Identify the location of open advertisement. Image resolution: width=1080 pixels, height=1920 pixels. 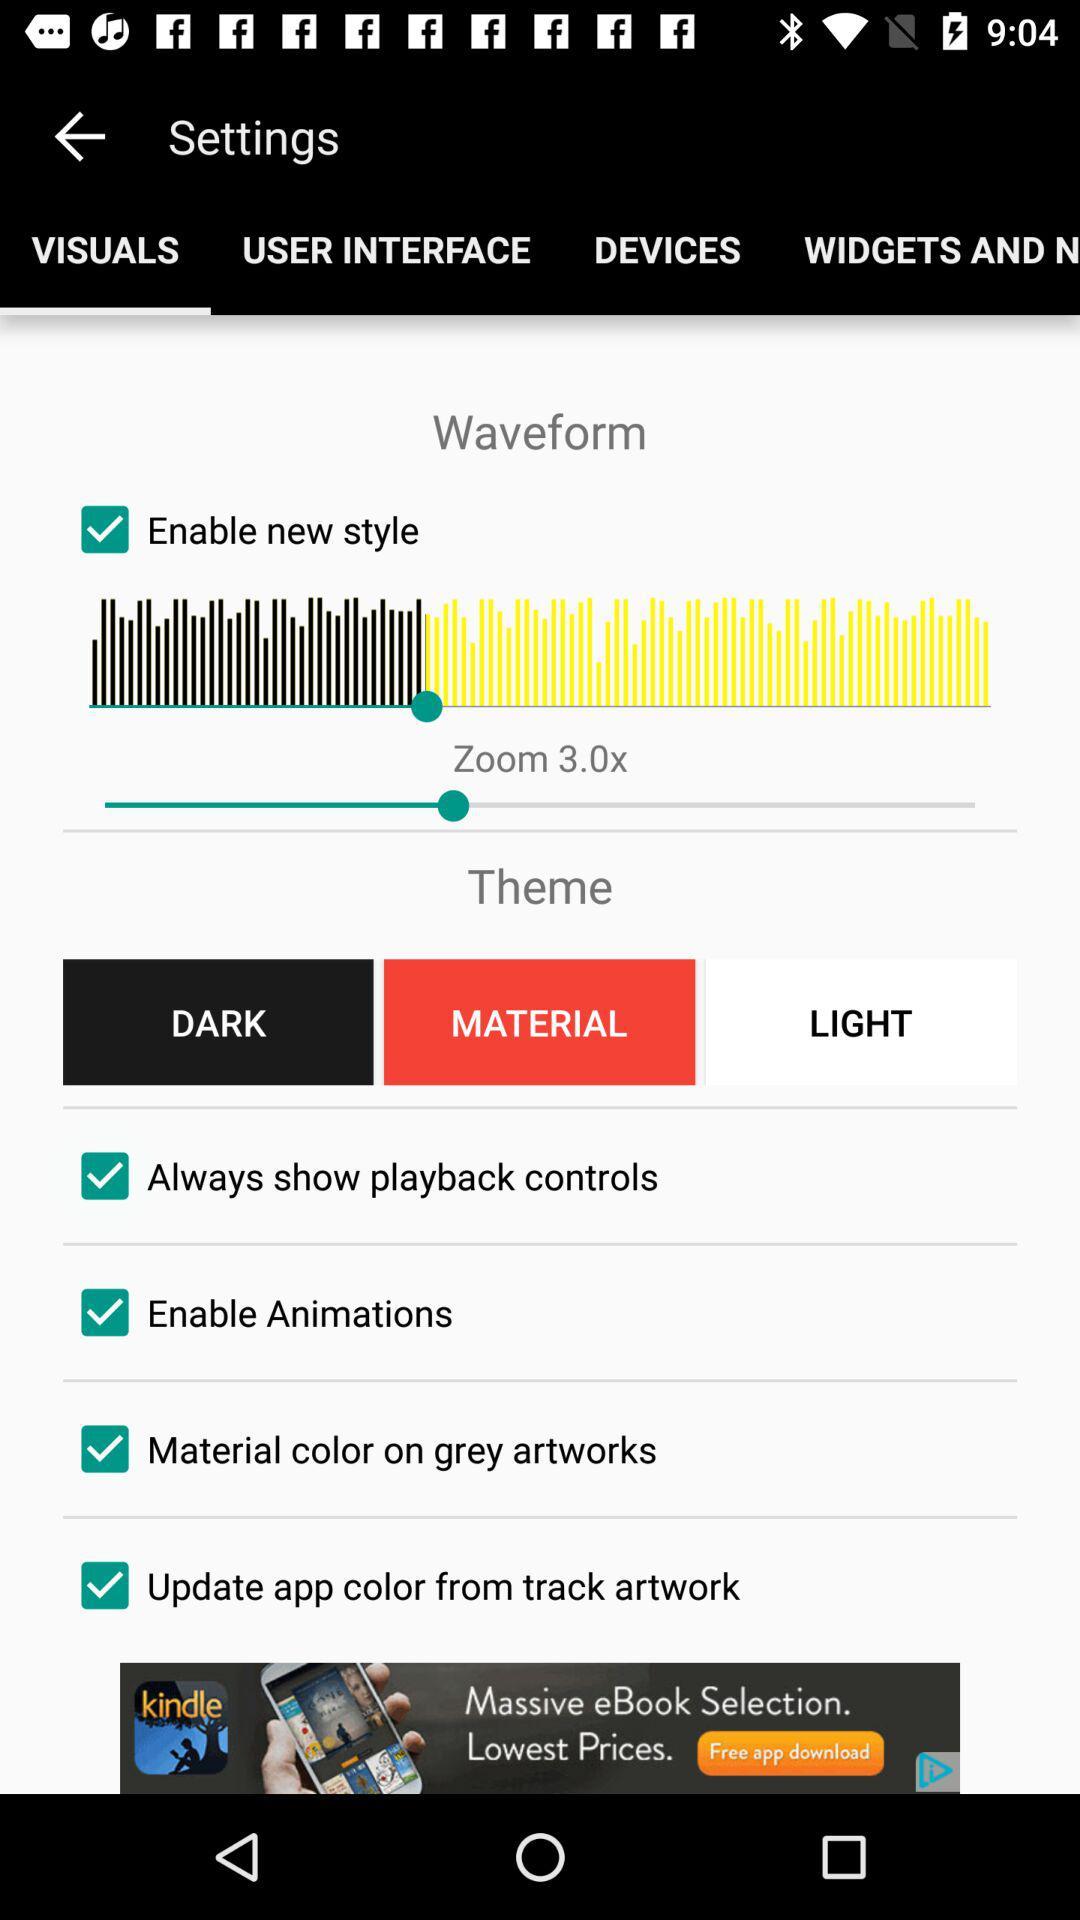
(540, 1727).